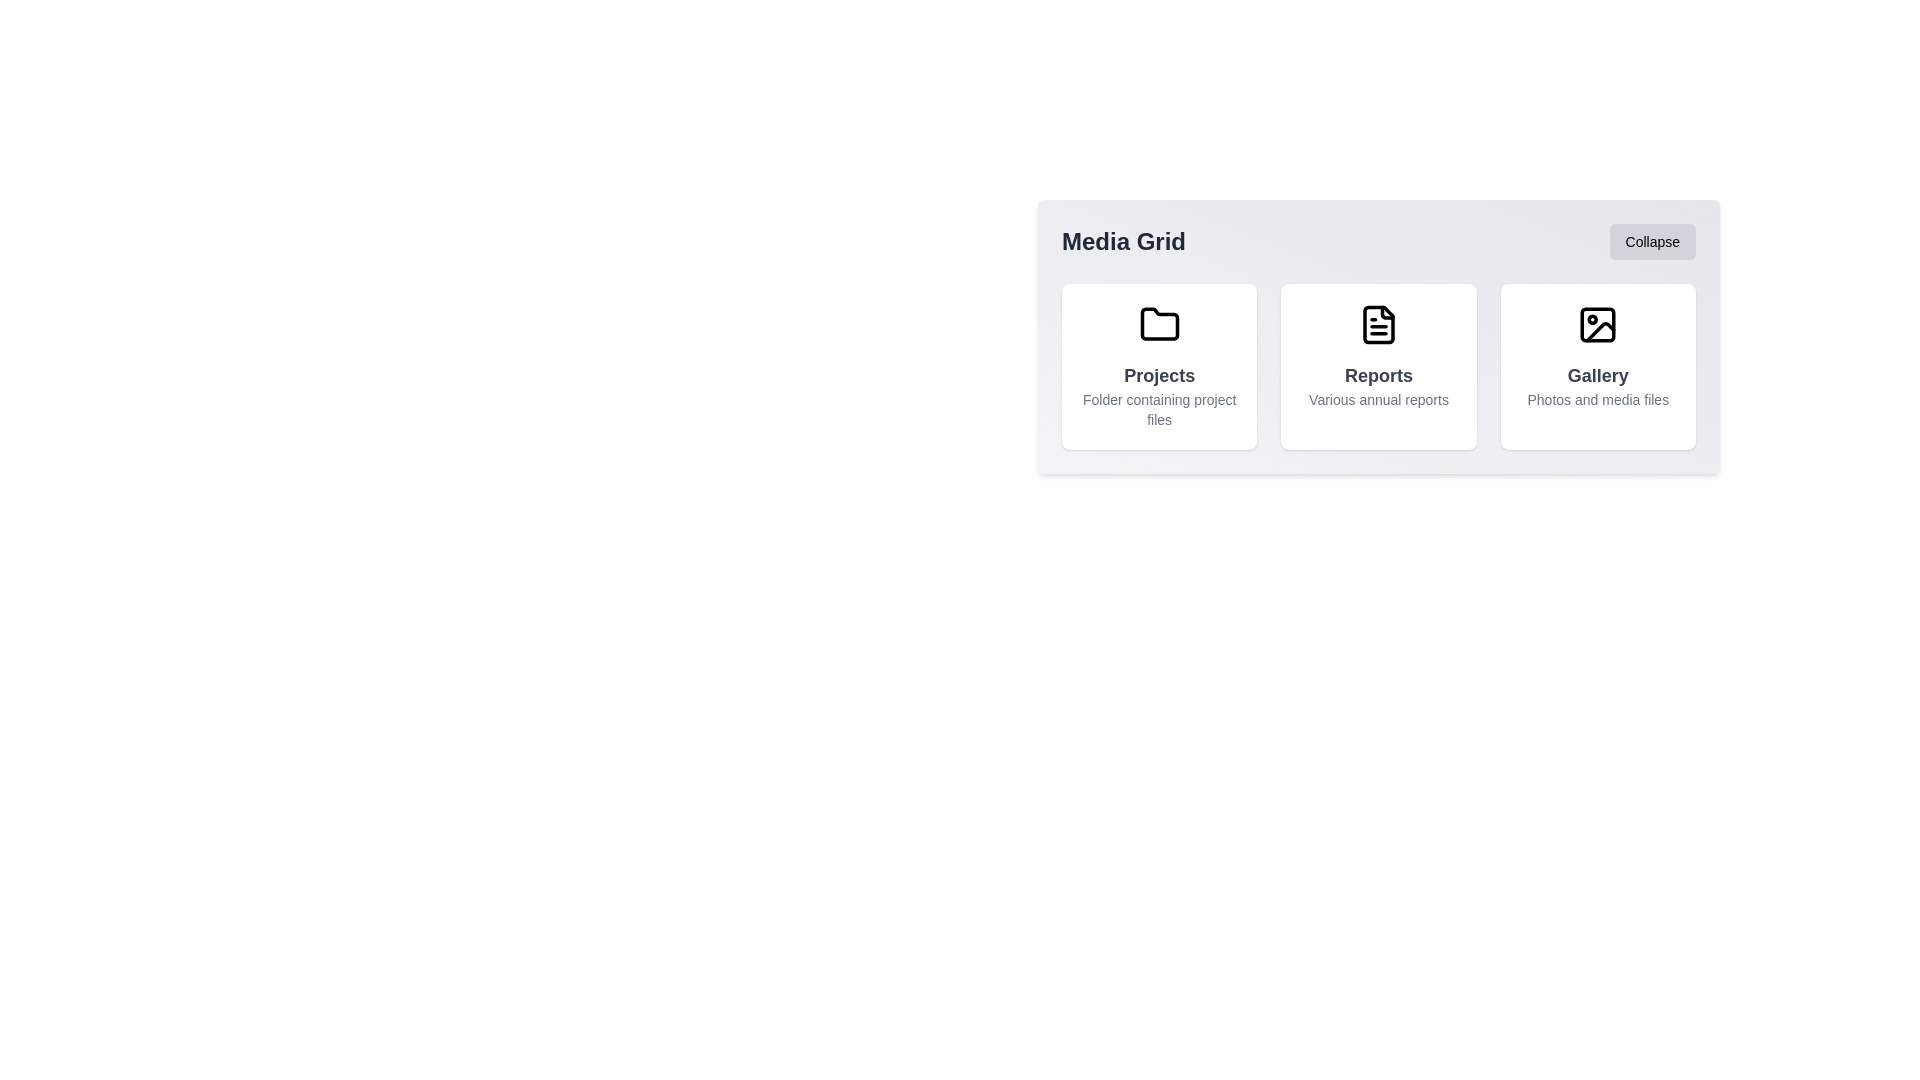 The image size is (1920, 1080). I want to click on the grid item Projects, so click(1159, 366).